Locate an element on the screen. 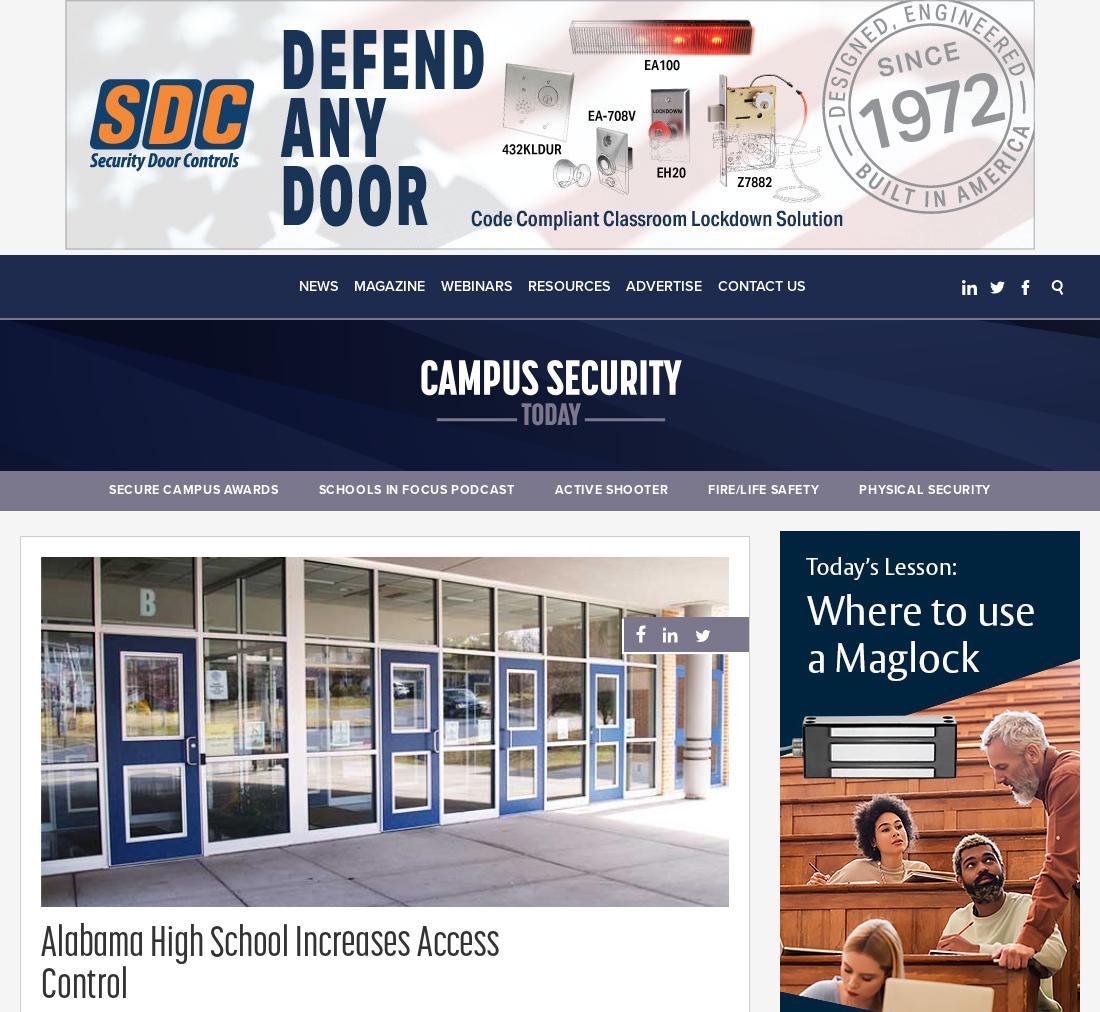  'Schools in Focus Podcast' is located at coordinates (415, 490).